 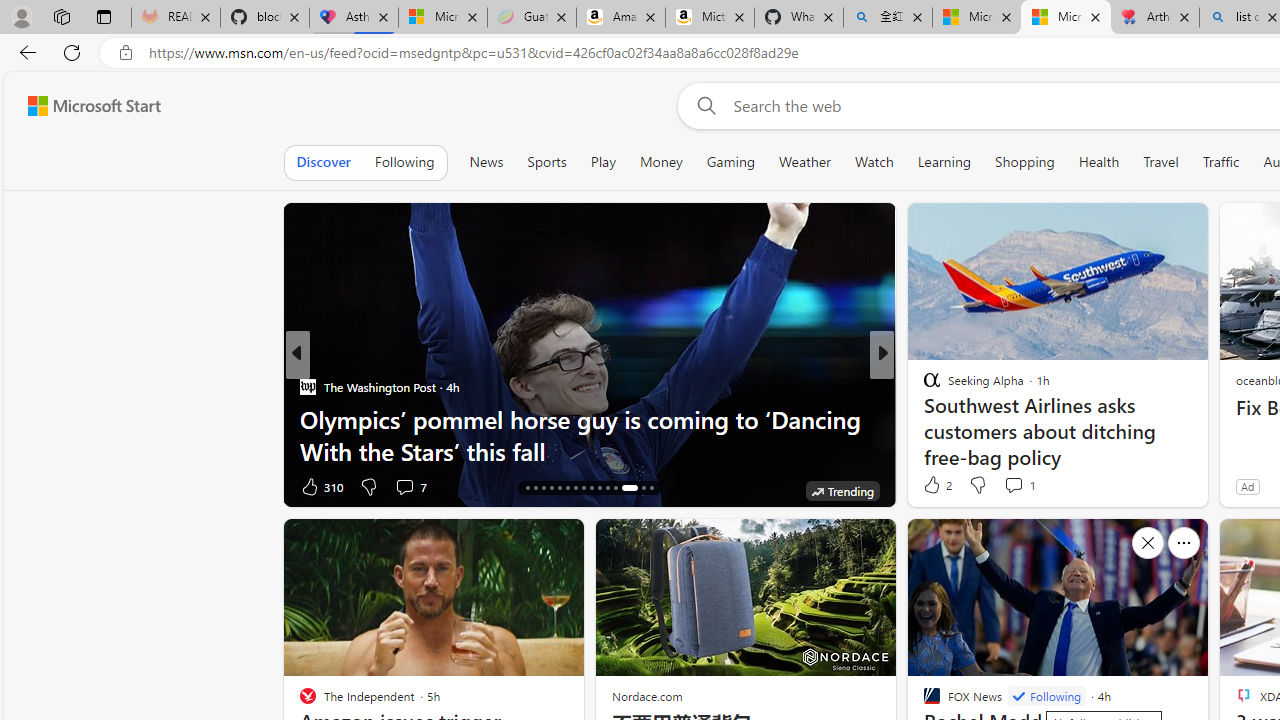 I want to click on 'Sports', so click(x=547, y=161).